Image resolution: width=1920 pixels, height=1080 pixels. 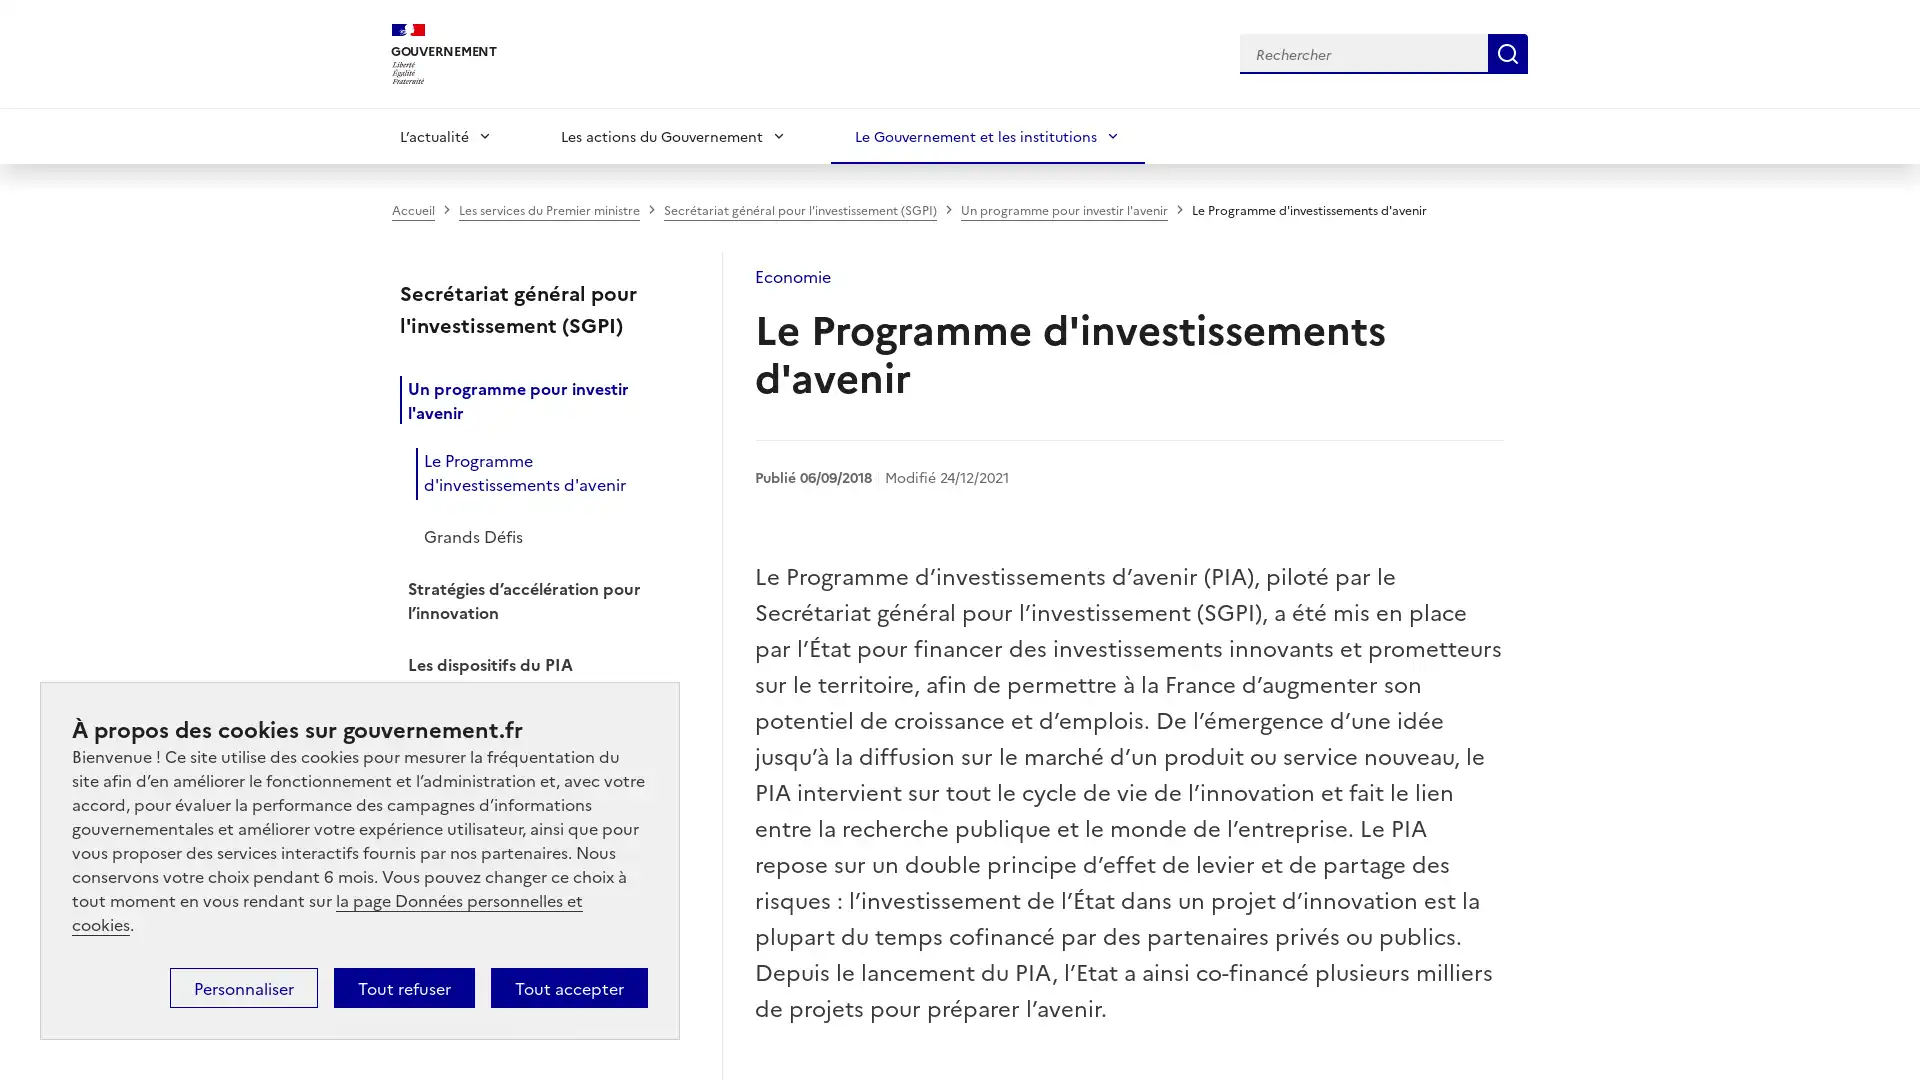 What do you see at coordinates (403, 986) in the screenshot?
I see `Tout refuser` at bounding box center [403, 986].